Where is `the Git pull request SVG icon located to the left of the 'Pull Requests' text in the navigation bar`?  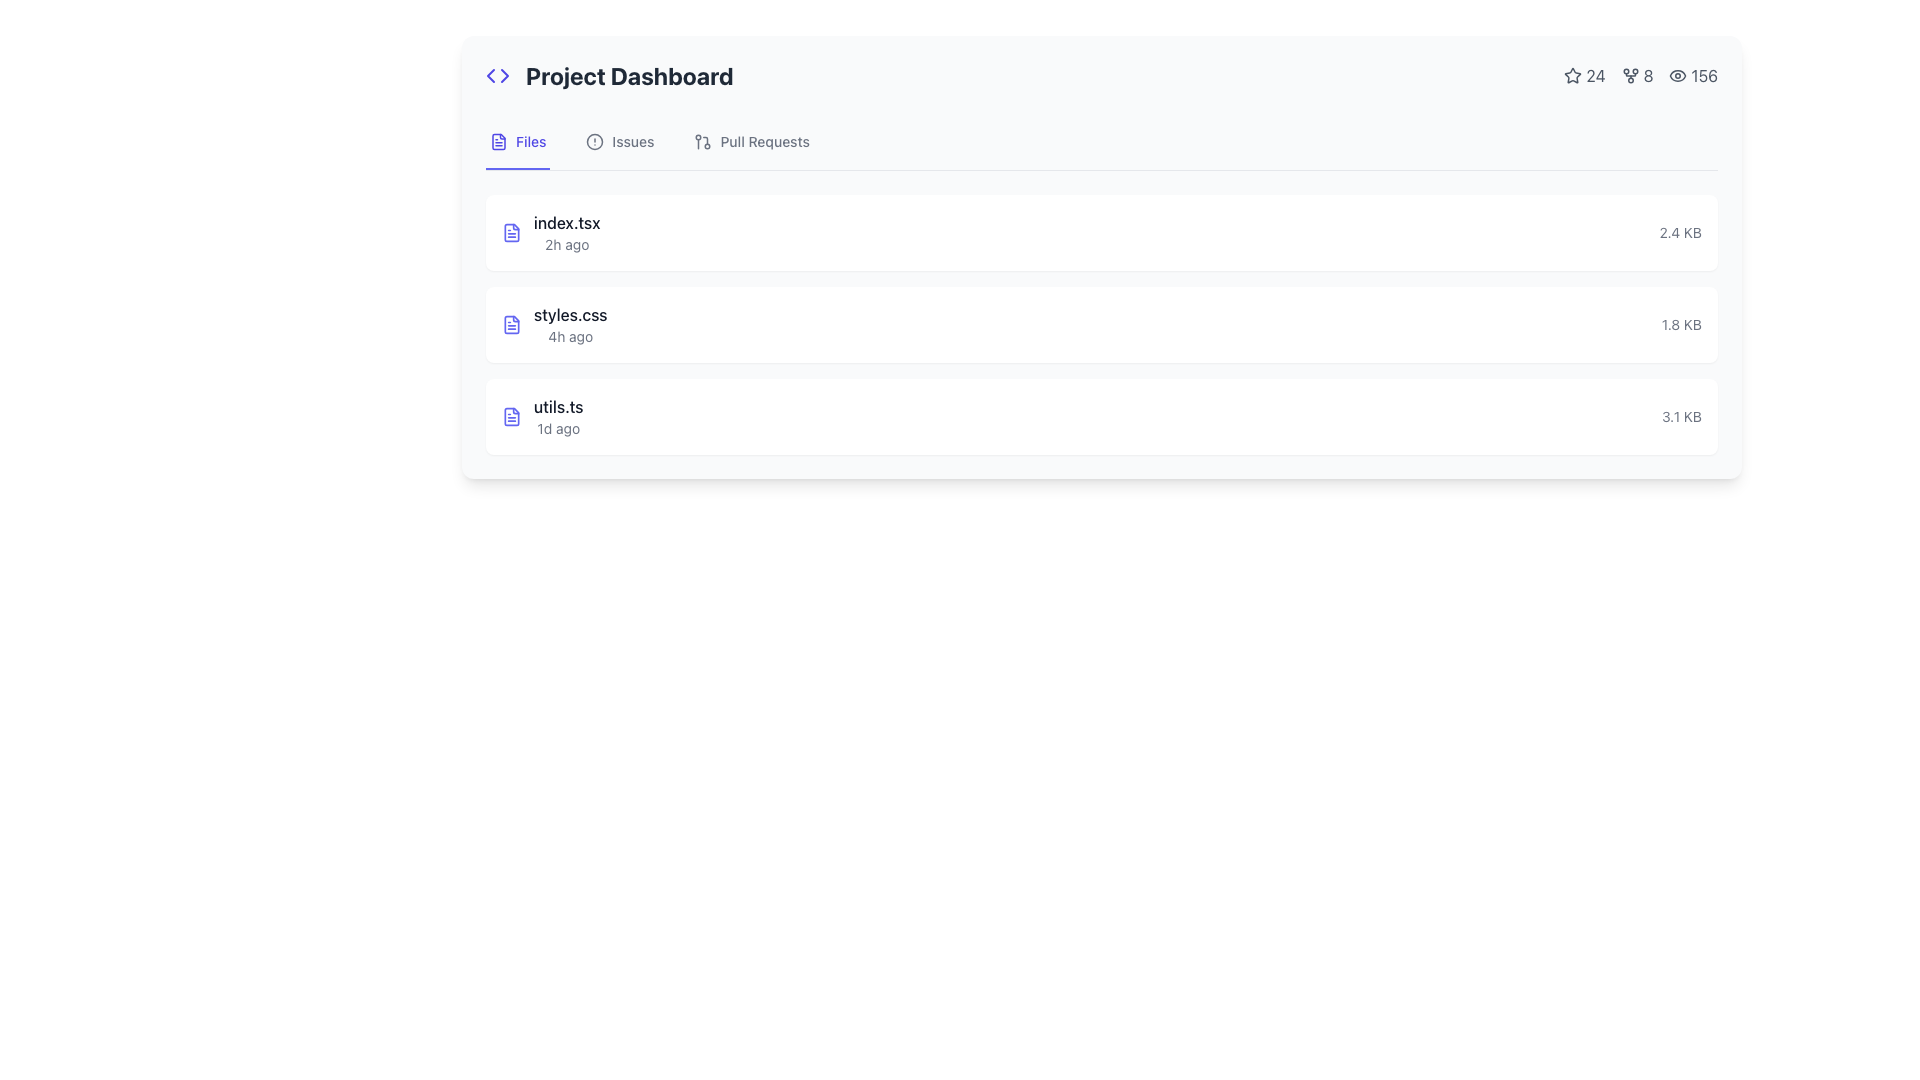 the Git pull request SVG icon located to the left of the 'Pull Requests' text in the navigation bar is located at coordinates (703, 141).